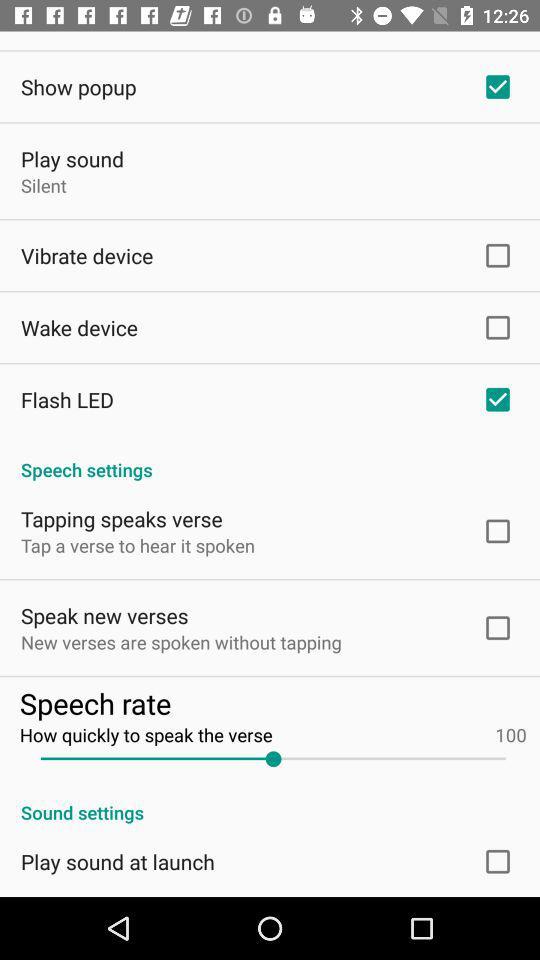  What do you see at coordinates (78, 327) in the screenshot?
I see `wake device icon` at bounding box center [78, 327].